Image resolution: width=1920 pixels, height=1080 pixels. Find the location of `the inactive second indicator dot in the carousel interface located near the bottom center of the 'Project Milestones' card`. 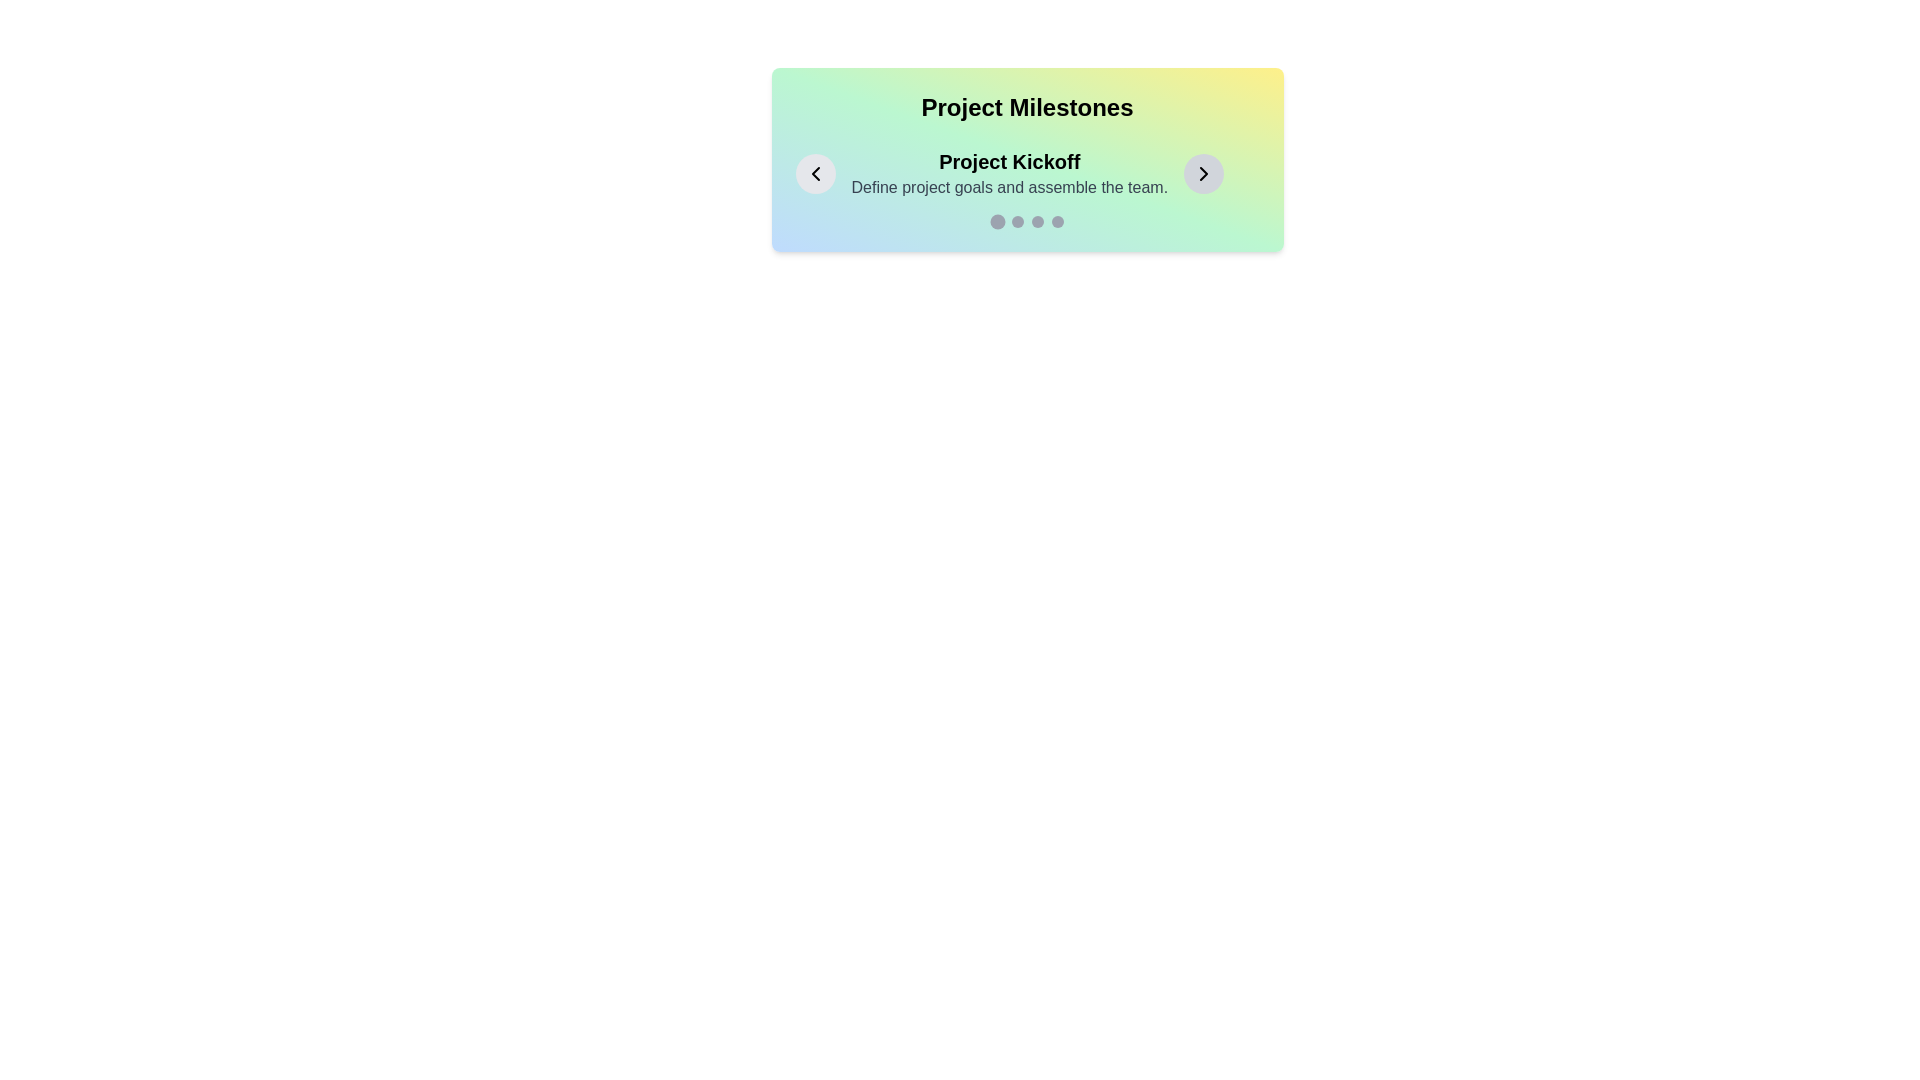

the inactive second indicator dot in the carousel interface located near the bottom center of the 'Project Milestones' card is located at coordinates (1017, 222).